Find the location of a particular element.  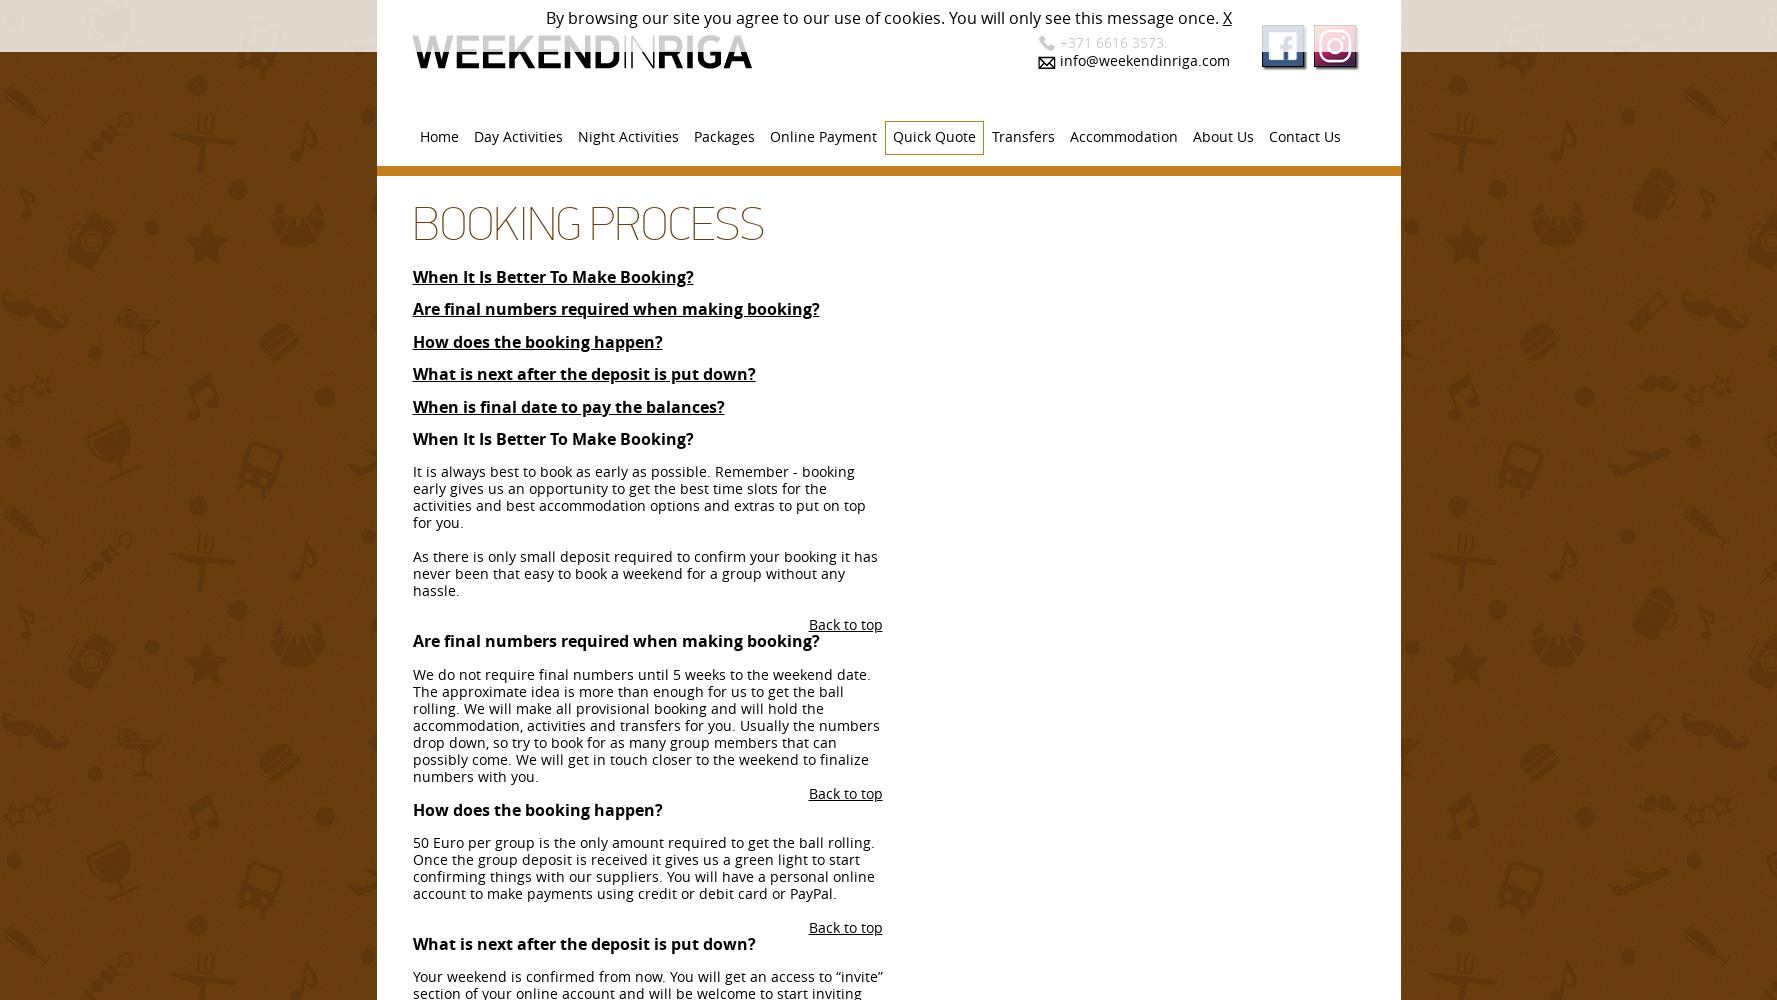

'As there is only small deposit required to confirm your booking it has never been that easy to book a weekend for a group without any hassle.' is located at coordinates (411, 572).